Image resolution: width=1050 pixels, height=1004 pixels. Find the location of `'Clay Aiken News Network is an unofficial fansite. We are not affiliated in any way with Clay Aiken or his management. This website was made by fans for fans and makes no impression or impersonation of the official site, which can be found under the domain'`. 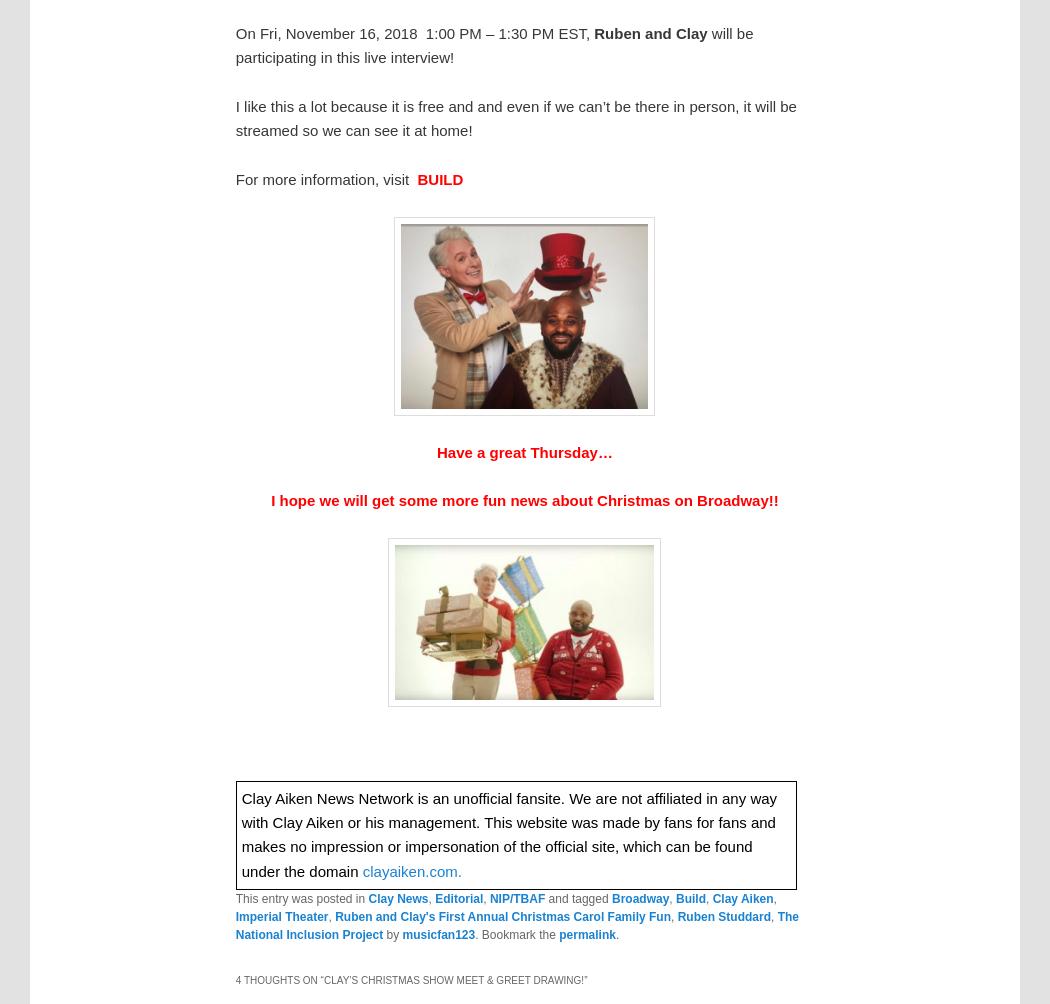

'Clay Aiken News Network is an unofficial fansite. We are not affiliated in any way with Clay Aiken or his management. This website was made by fans for fans and makes no impression or impersonation of the official site, which can be found under the domain' is located at coordinates (508, 834).